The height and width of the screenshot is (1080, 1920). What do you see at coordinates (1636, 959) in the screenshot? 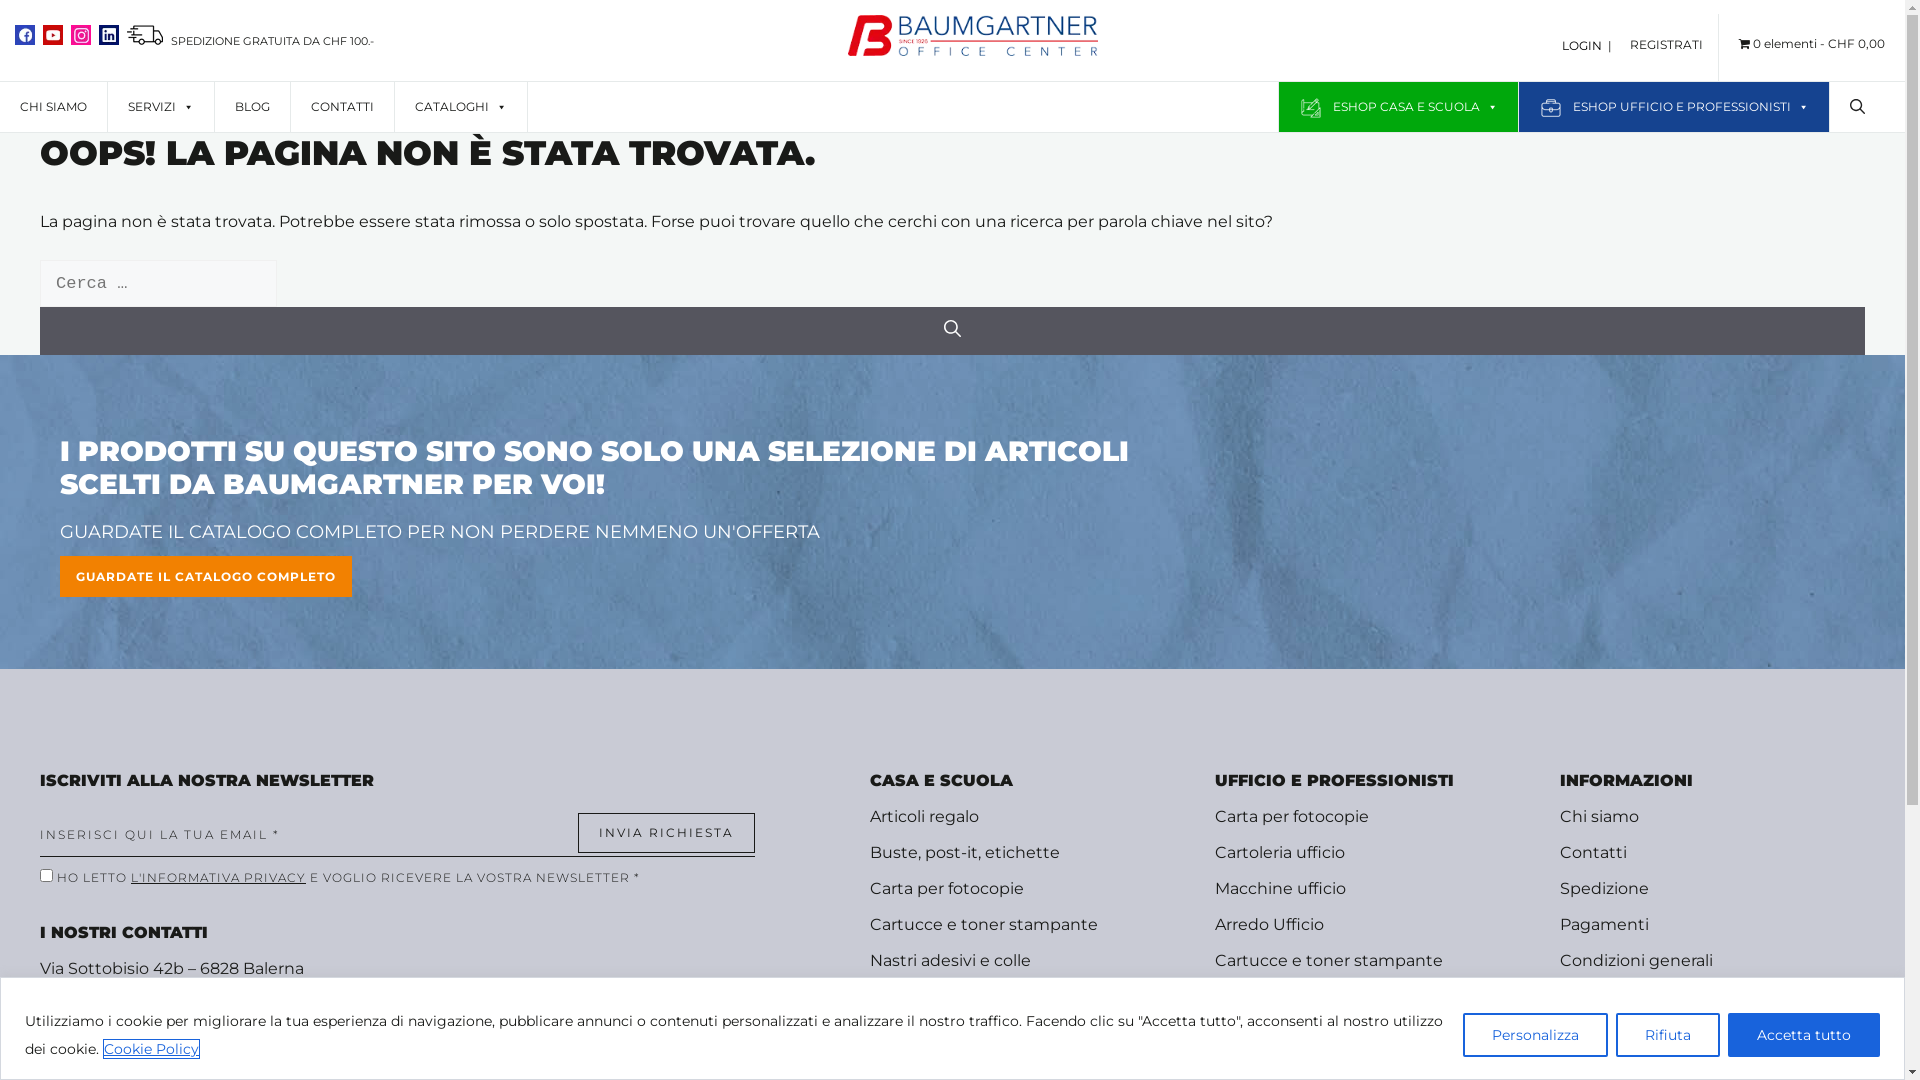
I see `'Condizioni generali'` at bounding box center [1636, 959].